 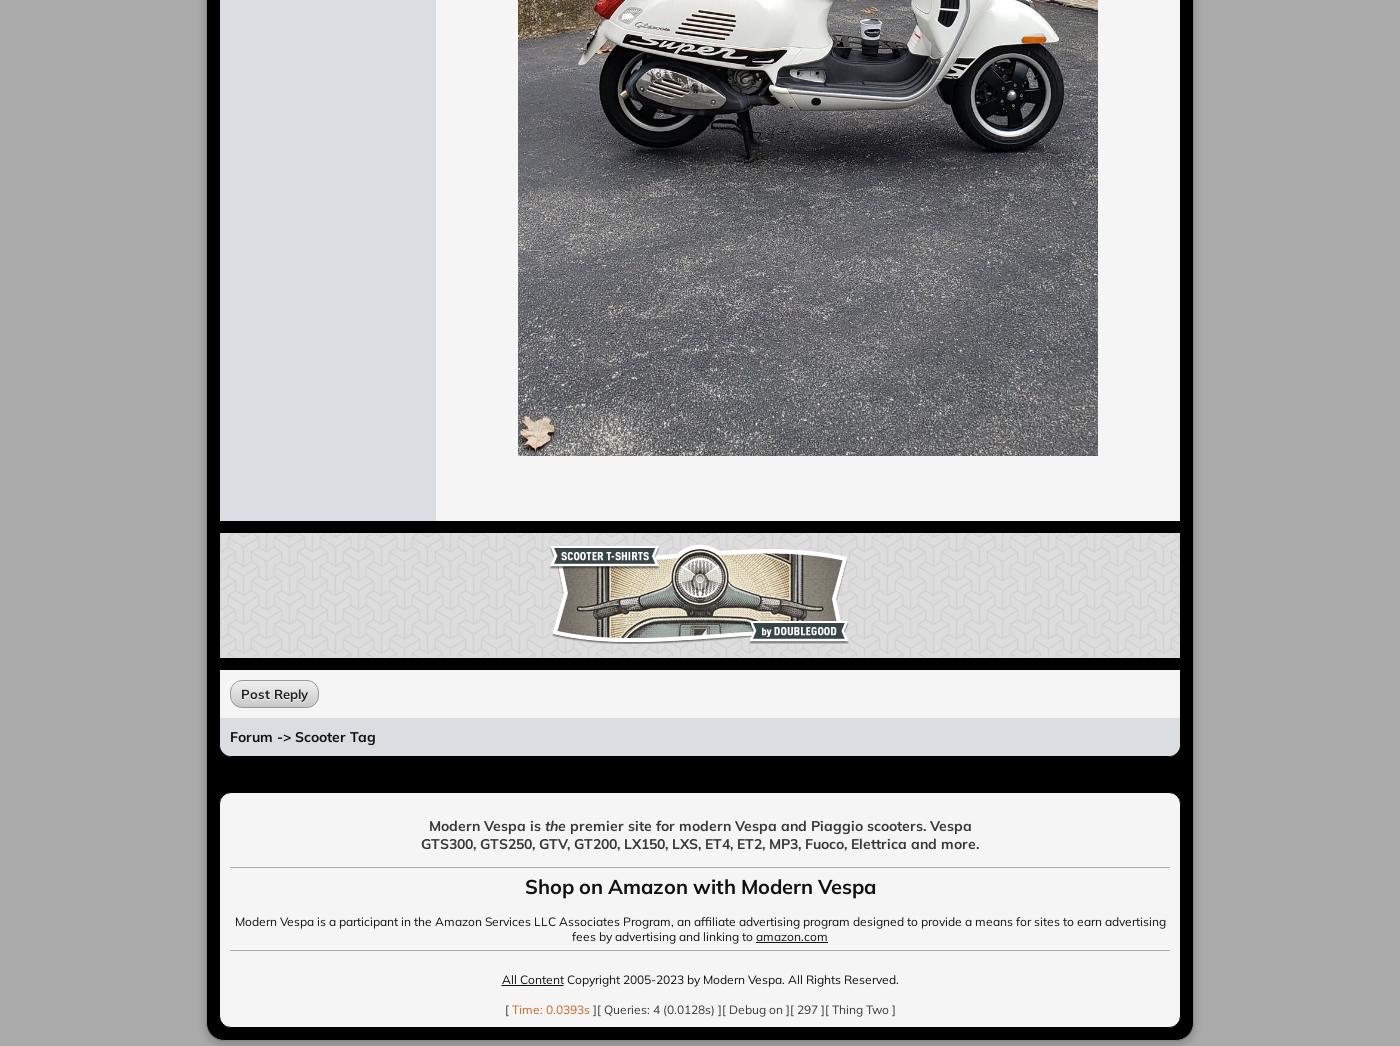 What do you see at coordinates (485, 826) in the screenshot?
I see `'Modern Vespa is'` at bounding box center [485, 826].